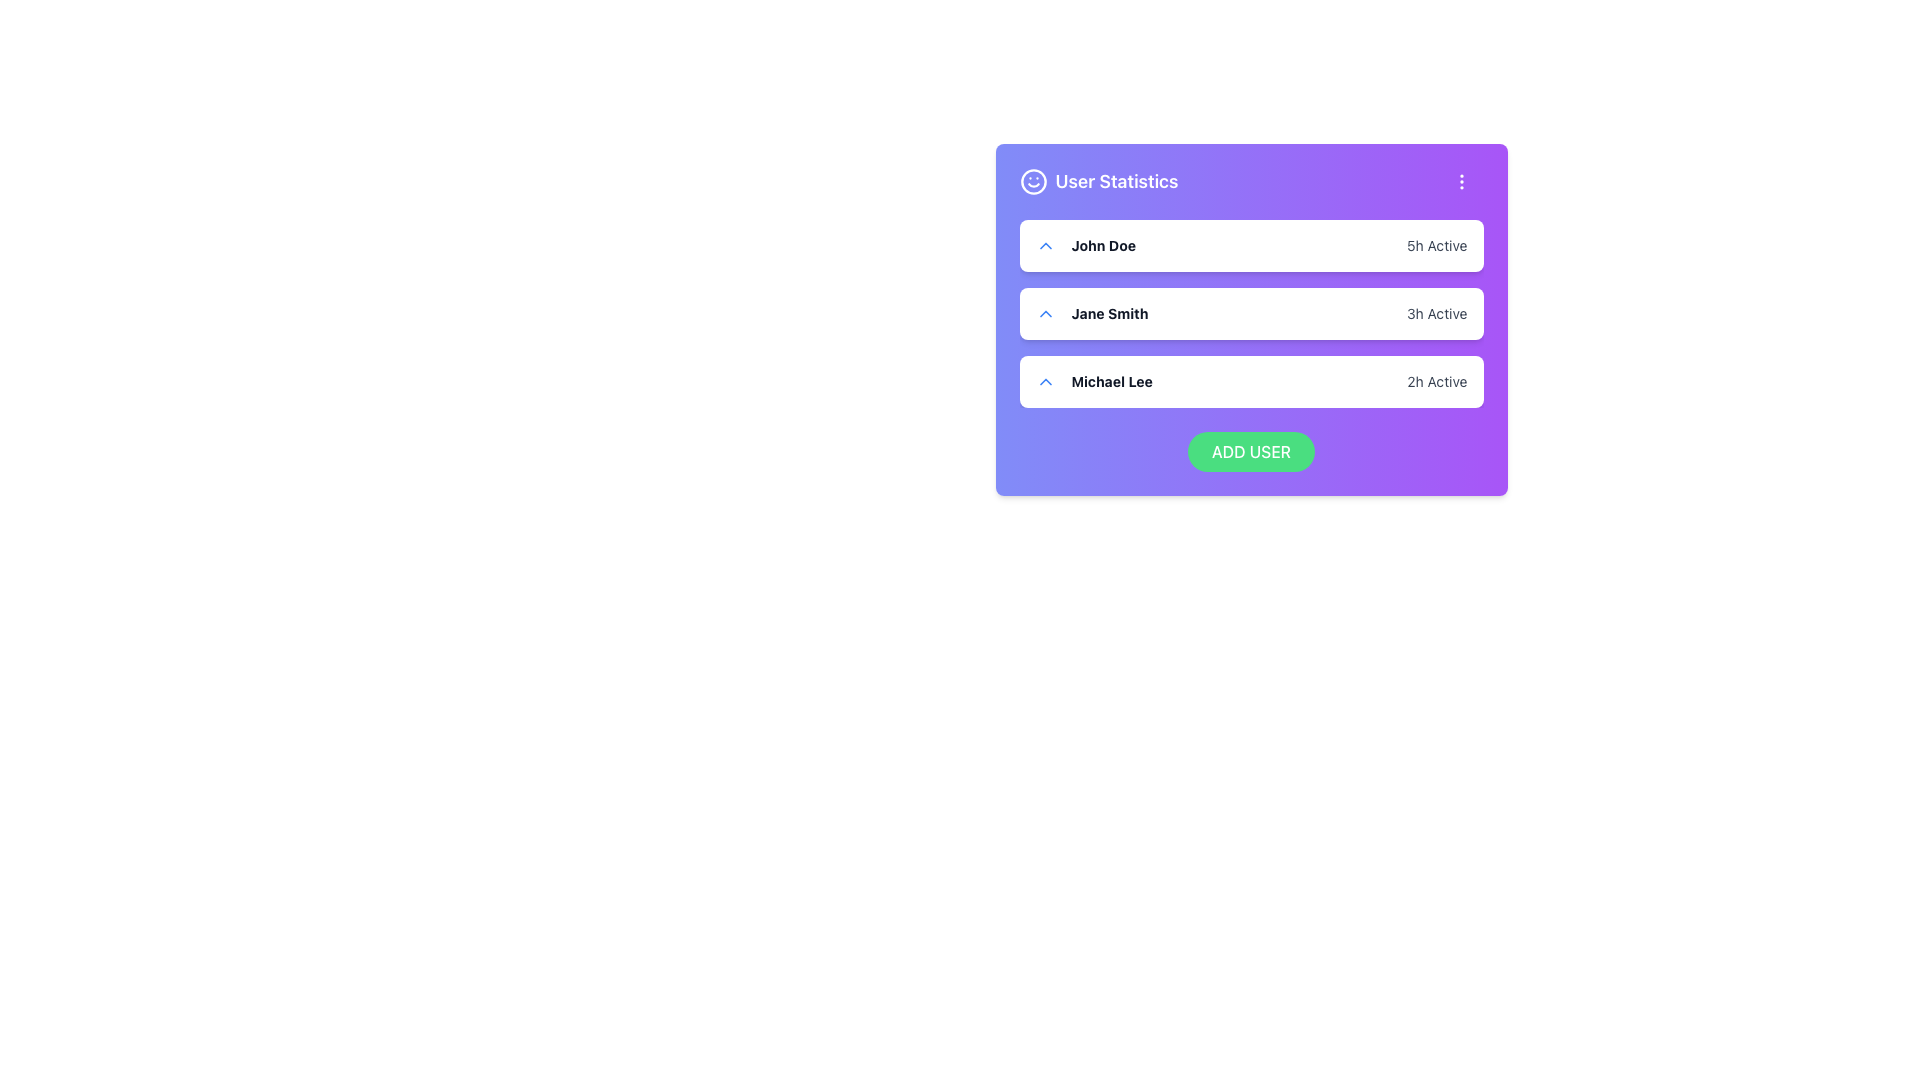 Image resolution: width=1920 pixels, height=1080 pixels. What do you see at coordinates (1250, 451) in the screenshot?
I see `the green 'ADD USER' button with rounded edges located at the bottom center of the 'User Statistics' card` at bounding box center [1250, 451].